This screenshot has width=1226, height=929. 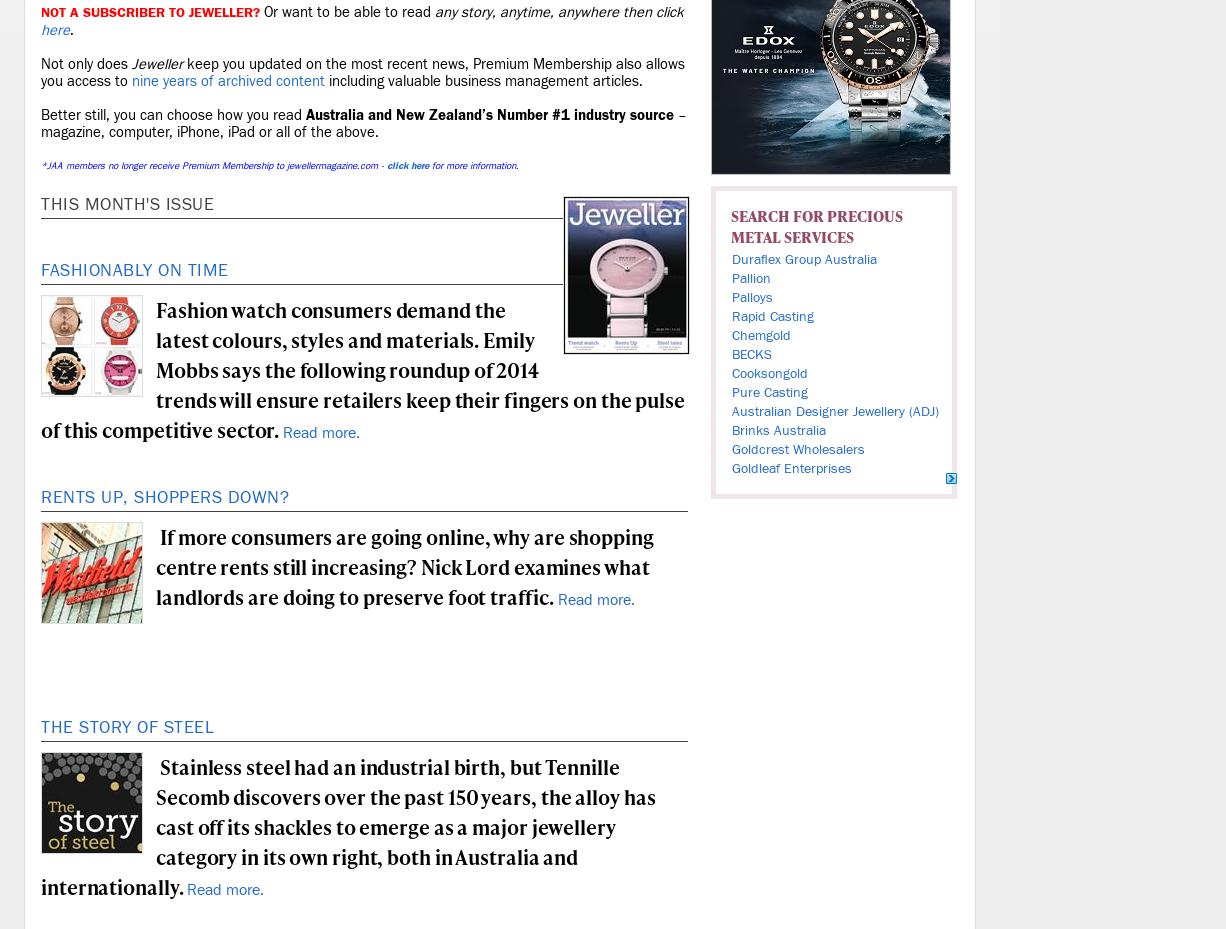 I want to click on 'Not only does', so click(x=40, y=63).